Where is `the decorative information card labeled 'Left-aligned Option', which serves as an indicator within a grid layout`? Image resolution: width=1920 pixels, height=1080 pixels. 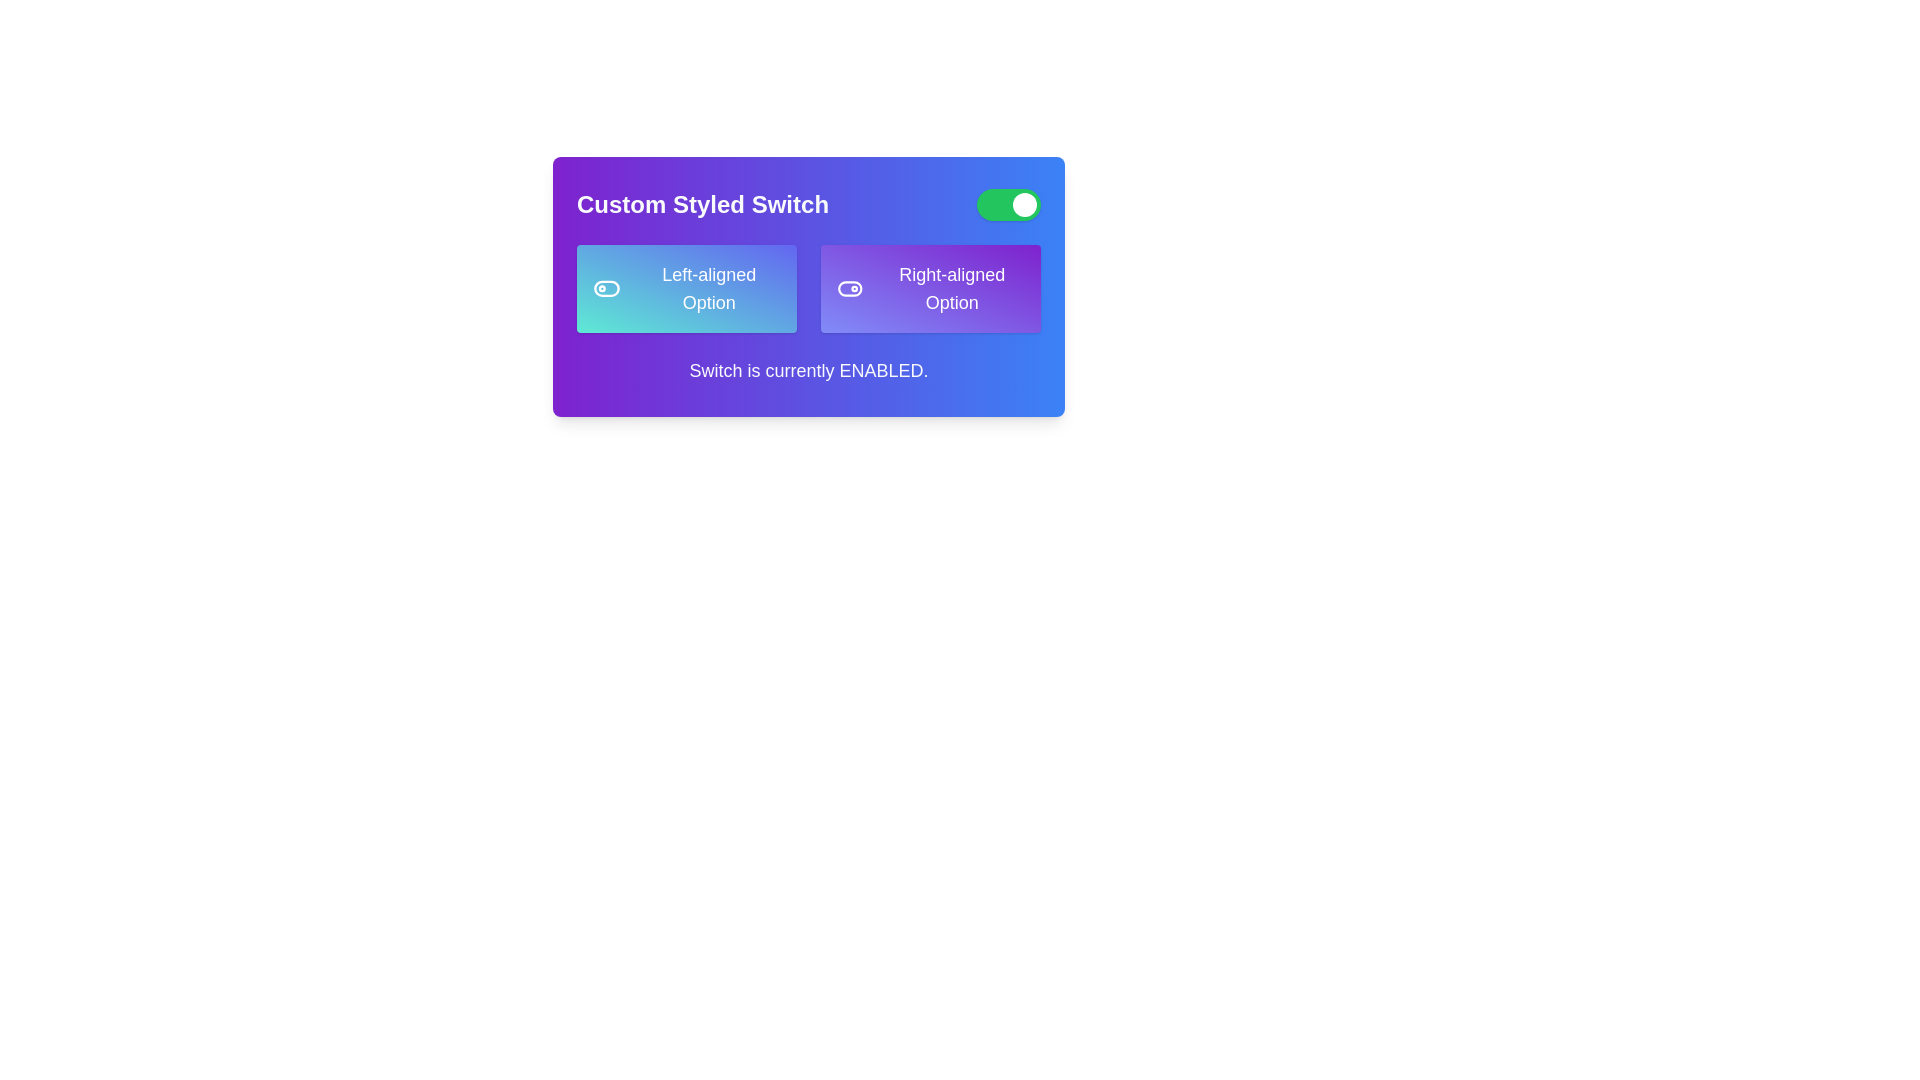 the decorative information card labeled 'Left-aligned Option', which serves as an indicator within a grid layout is located at coordinates (686, 289).